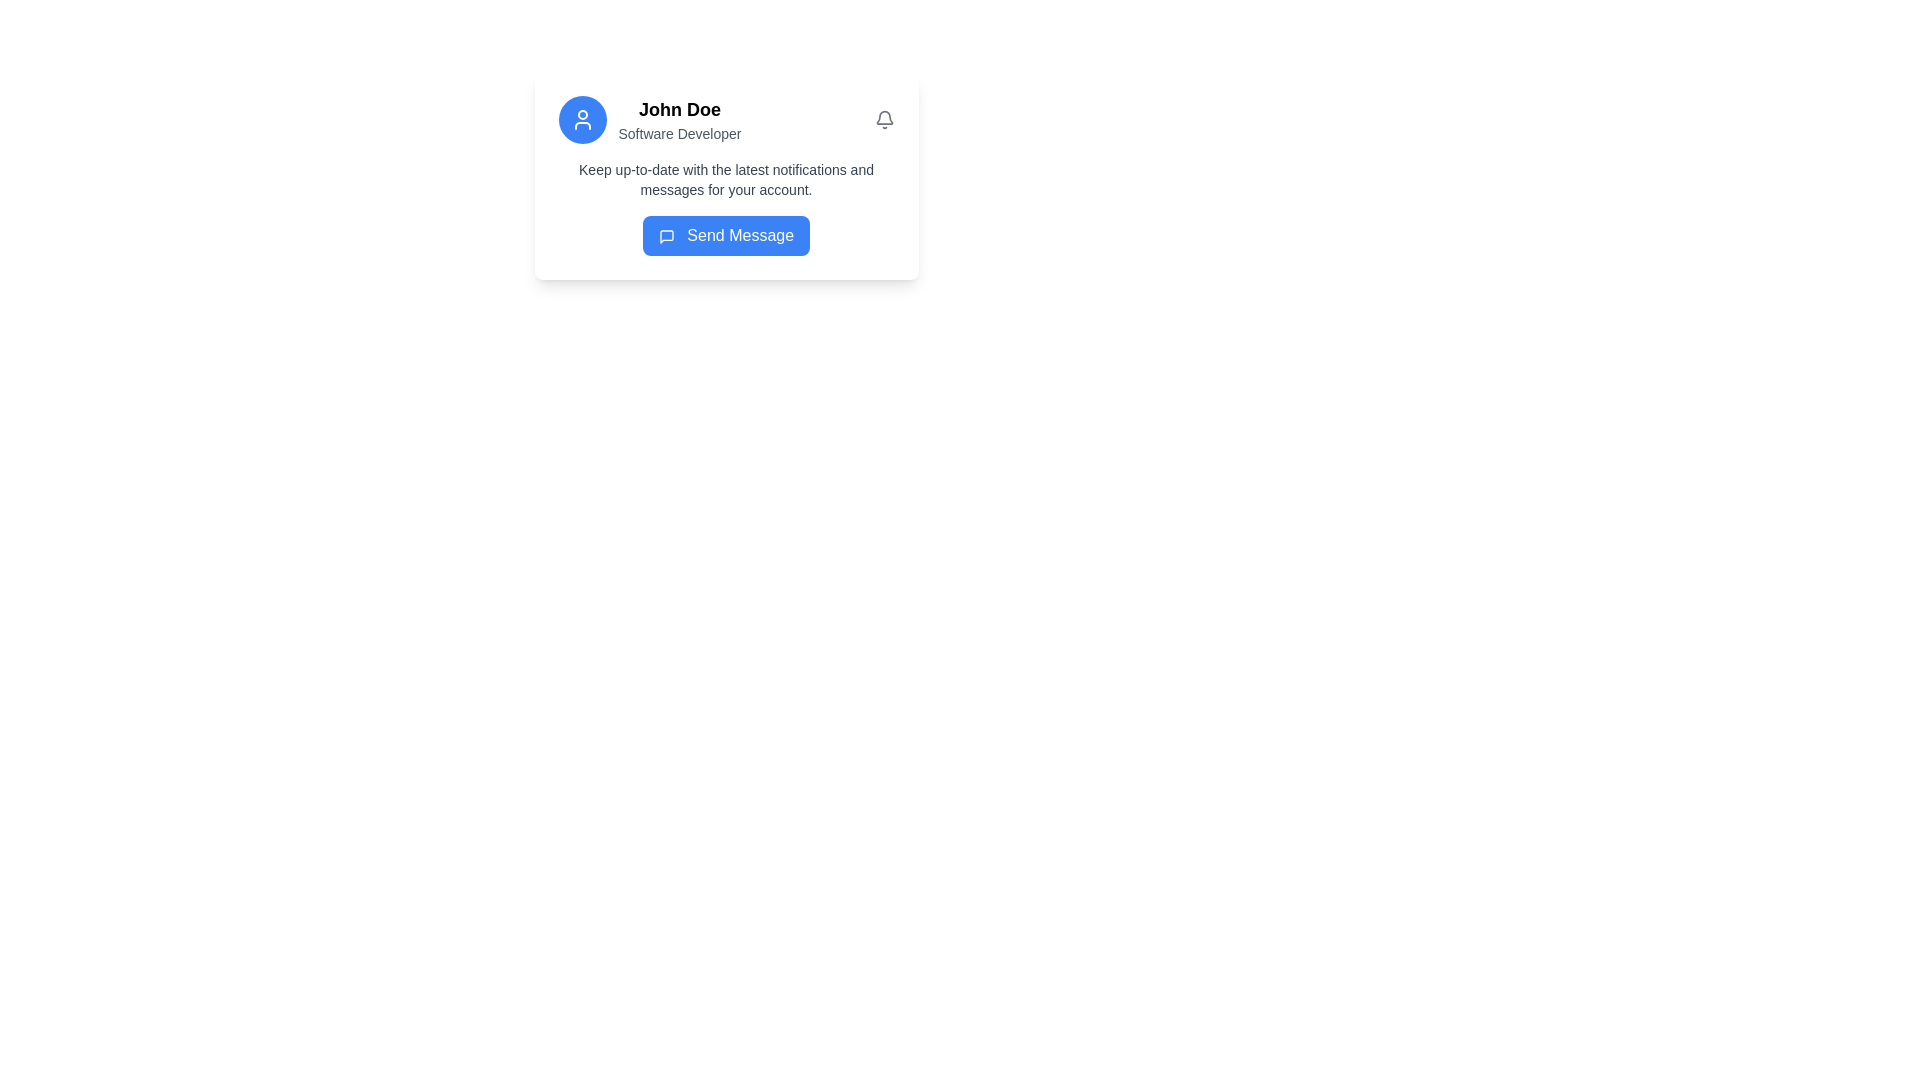 This screenshot has height=1080, width=1920. I want to click on the bell-shaped icon button located at the top-right corner of the user profile card, so click(883, 119).